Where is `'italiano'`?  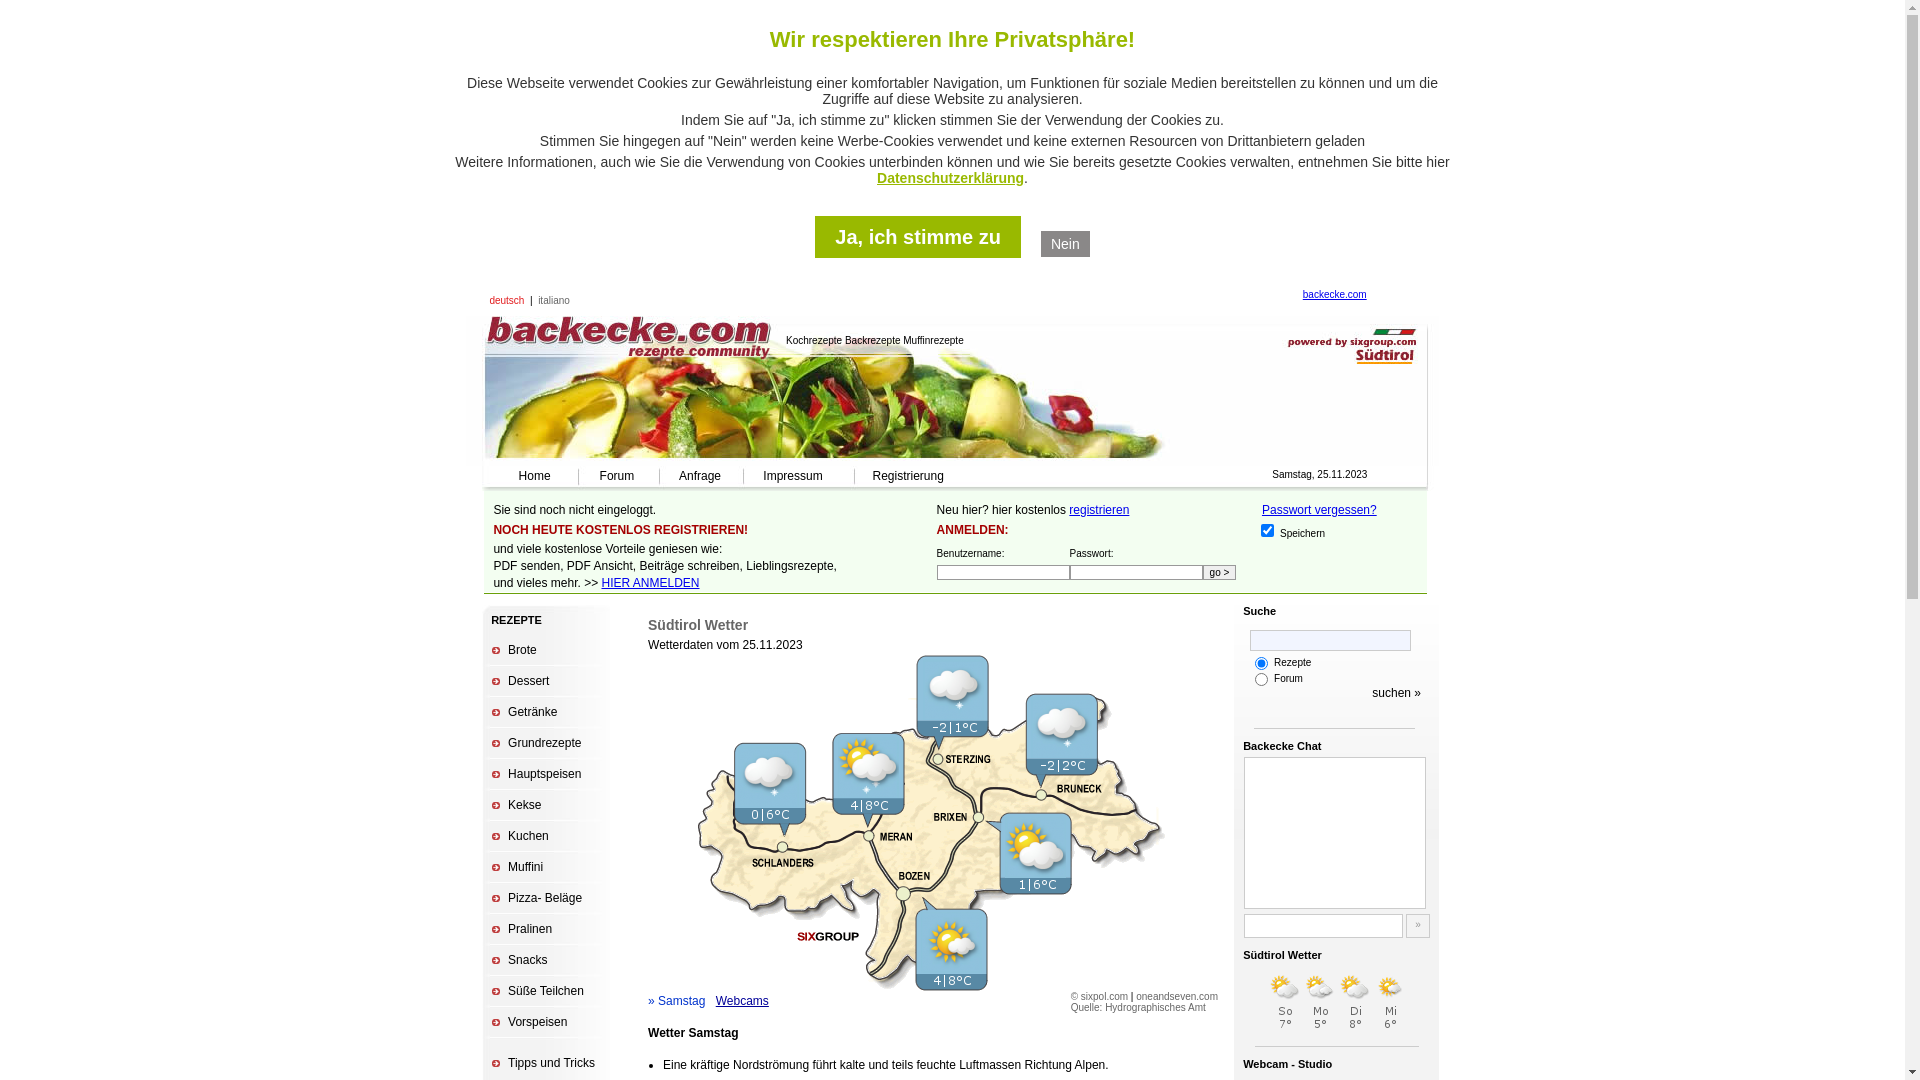
'italiano' is located at coordinates (553, 299).